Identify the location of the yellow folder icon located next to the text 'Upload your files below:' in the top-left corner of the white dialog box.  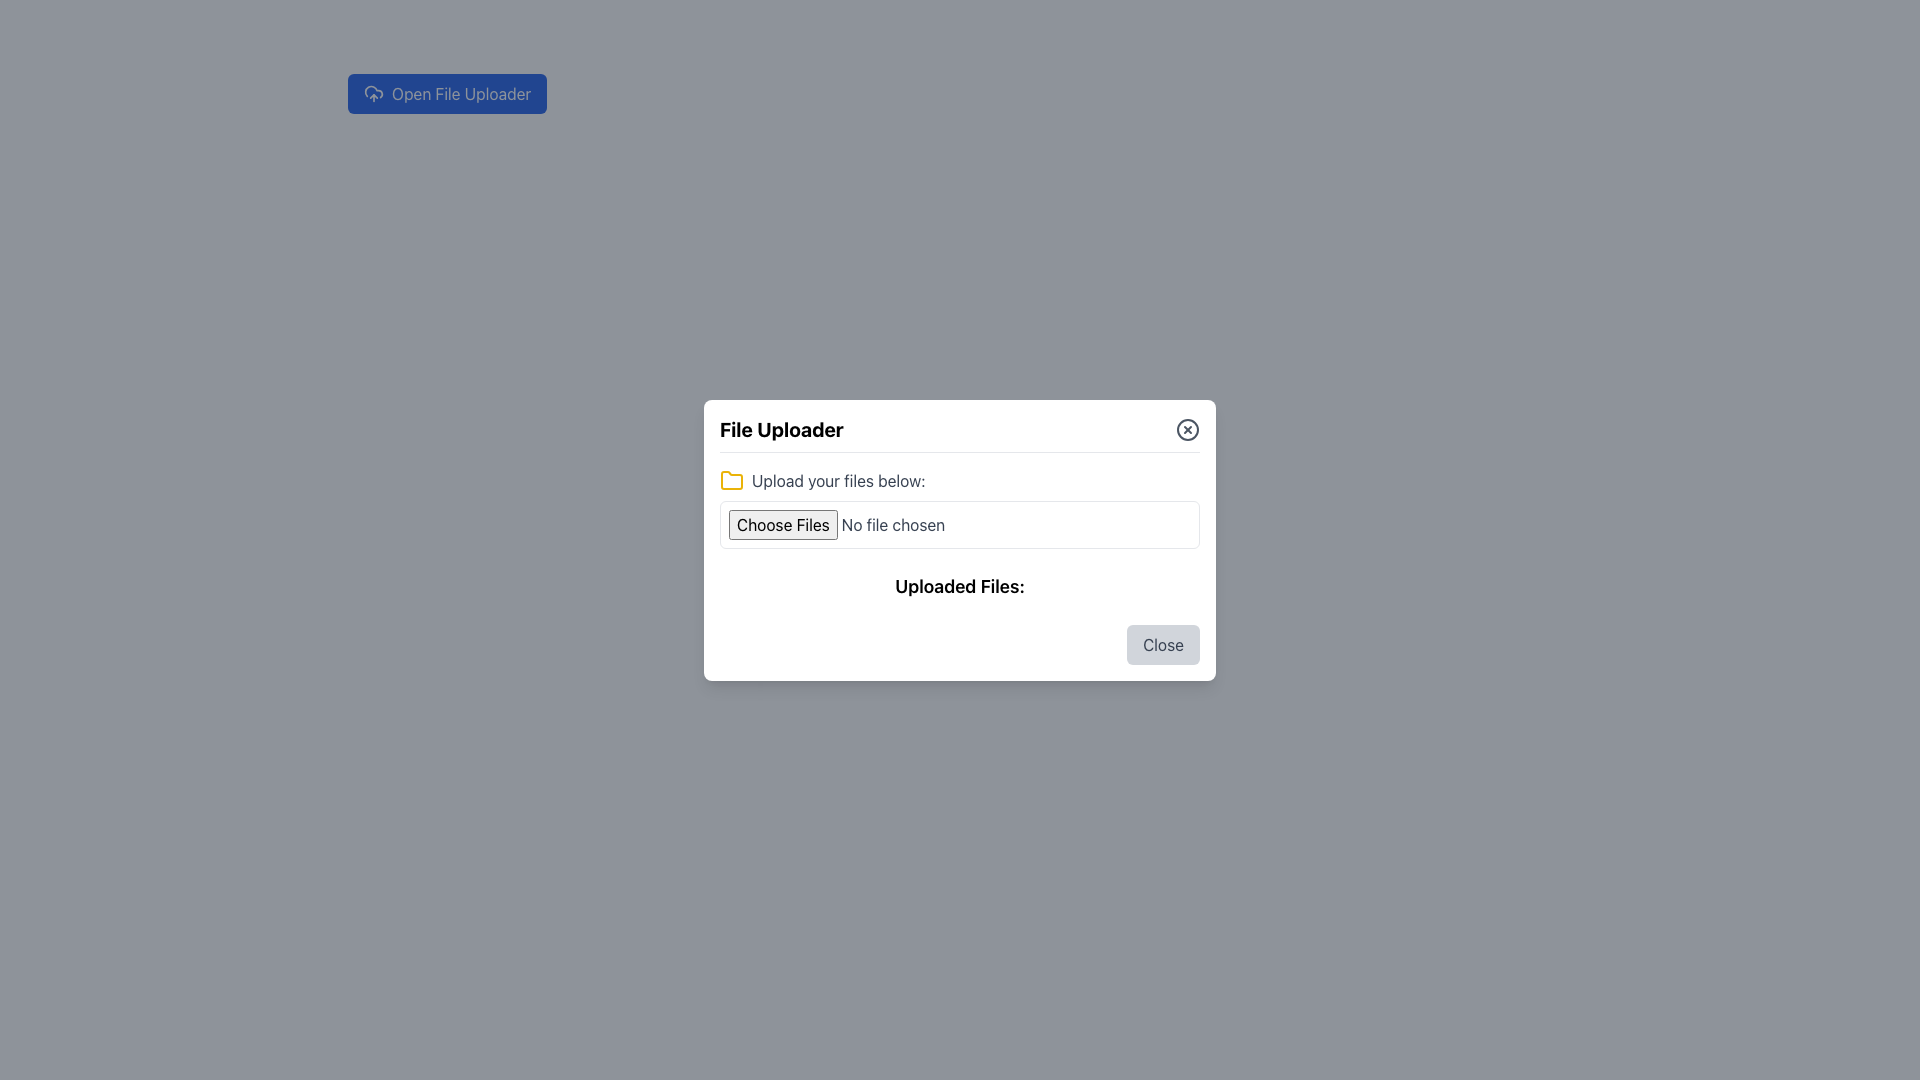
(730, 480).